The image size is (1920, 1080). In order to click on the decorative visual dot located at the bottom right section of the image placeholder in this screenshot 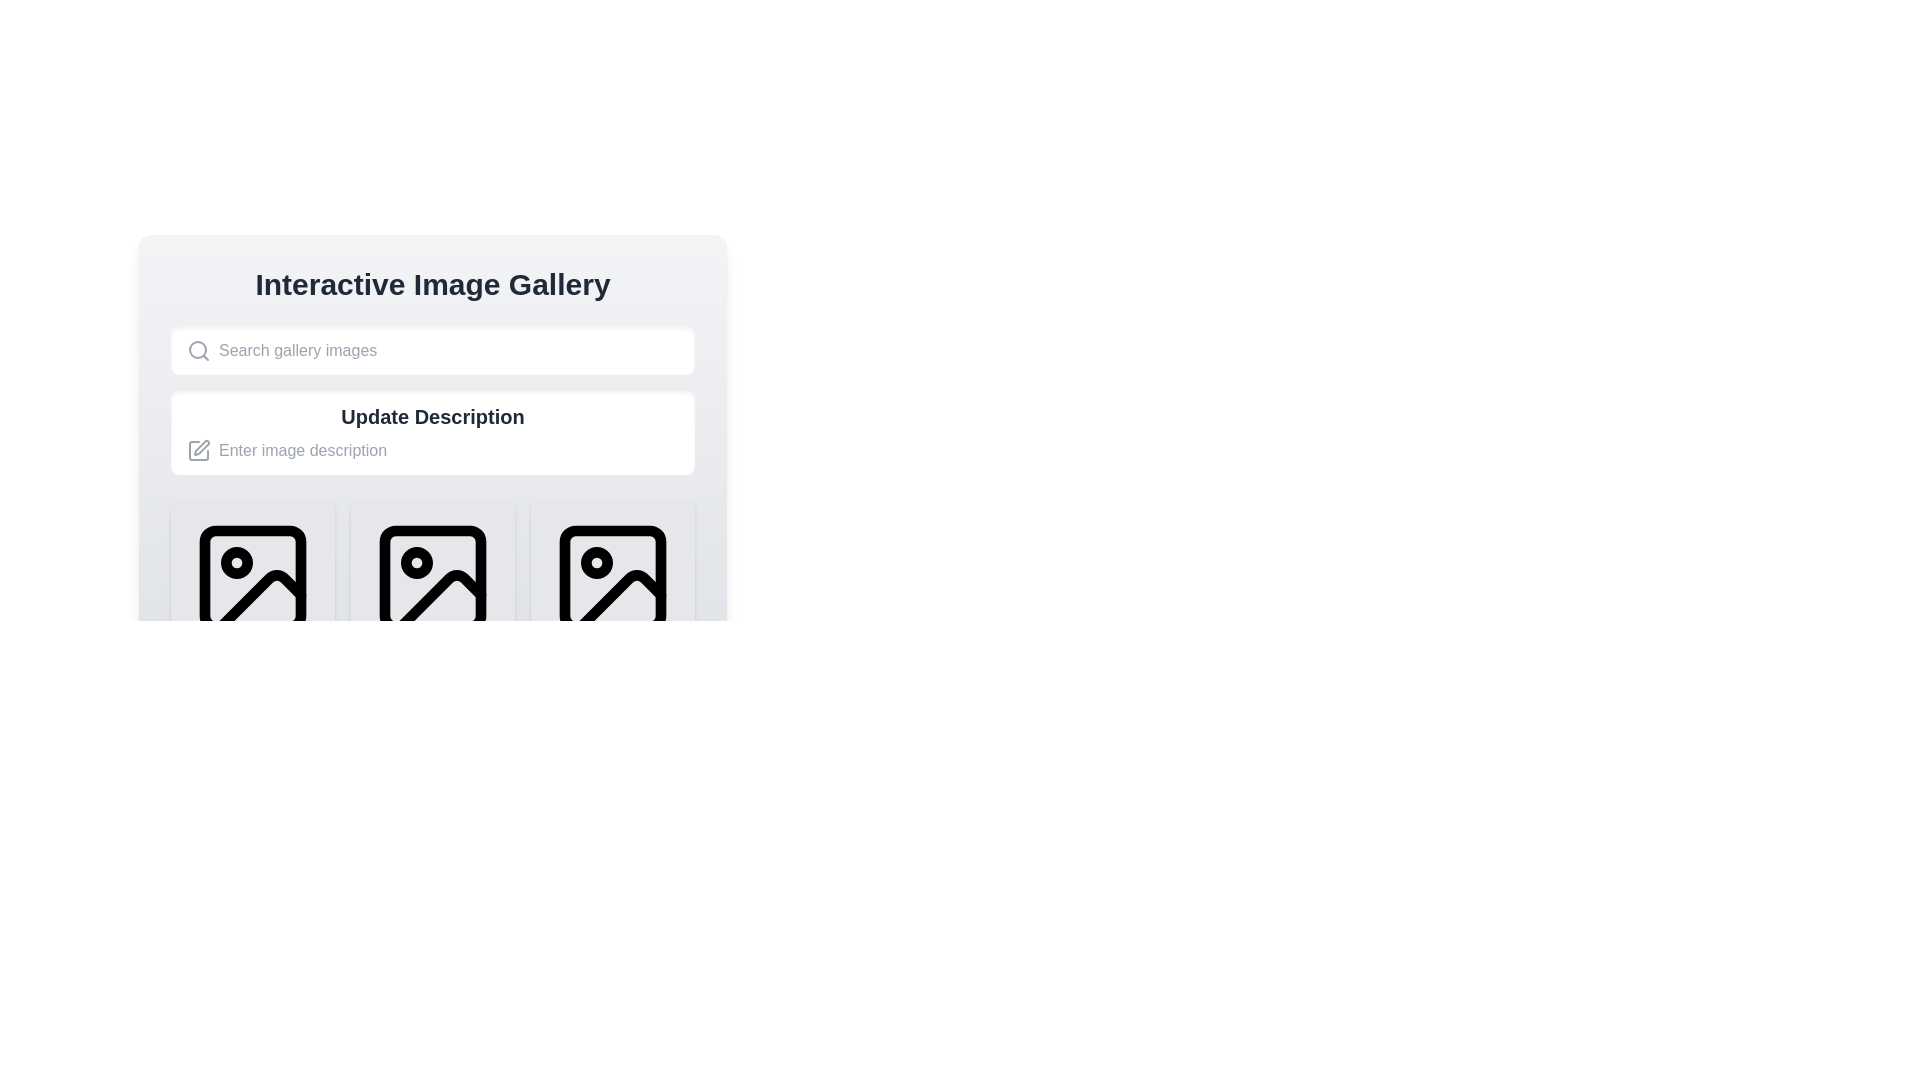, I will do `click(416, 797)`.